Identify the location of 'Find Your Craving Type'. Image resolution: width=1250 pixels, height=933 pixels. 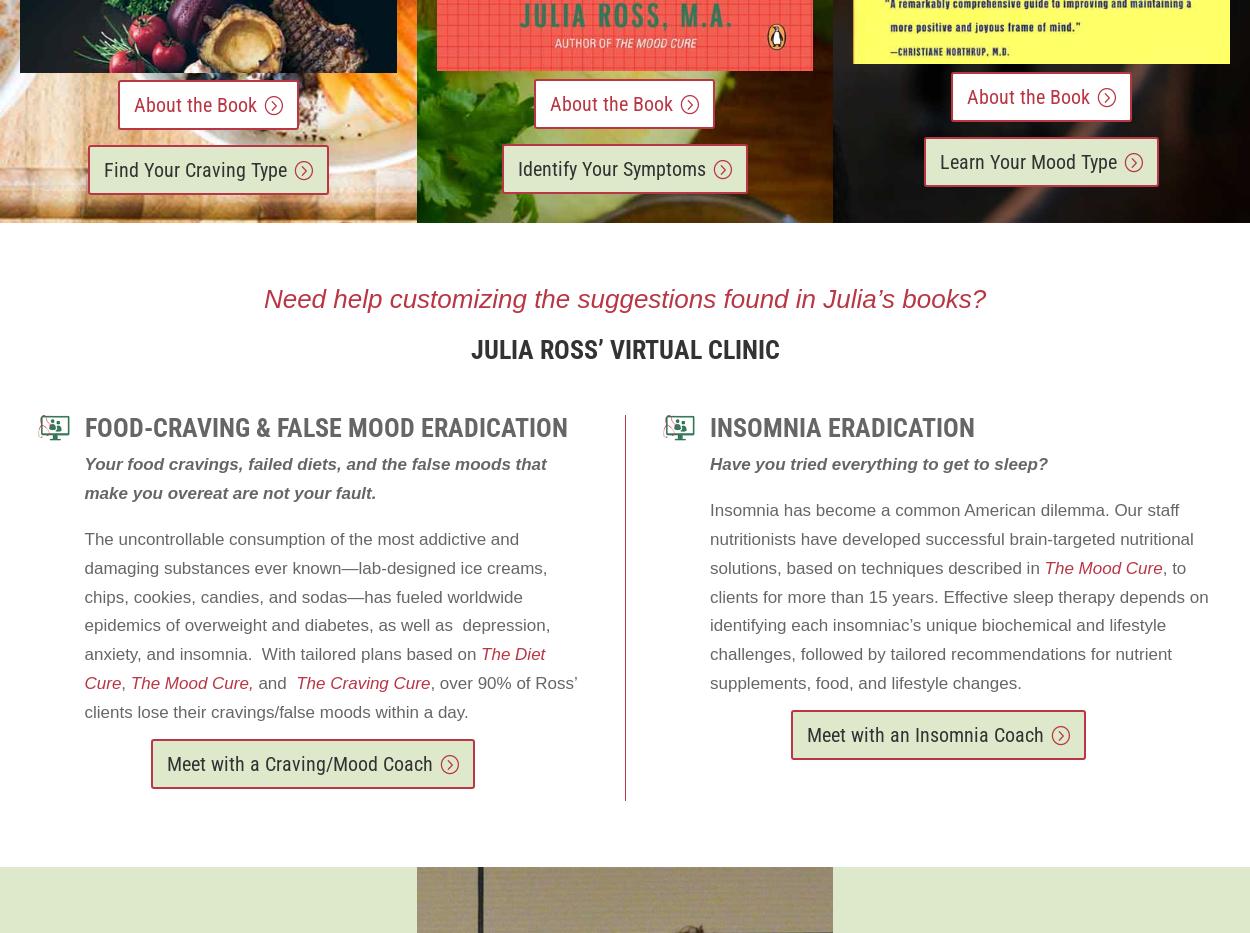
(193, 169).